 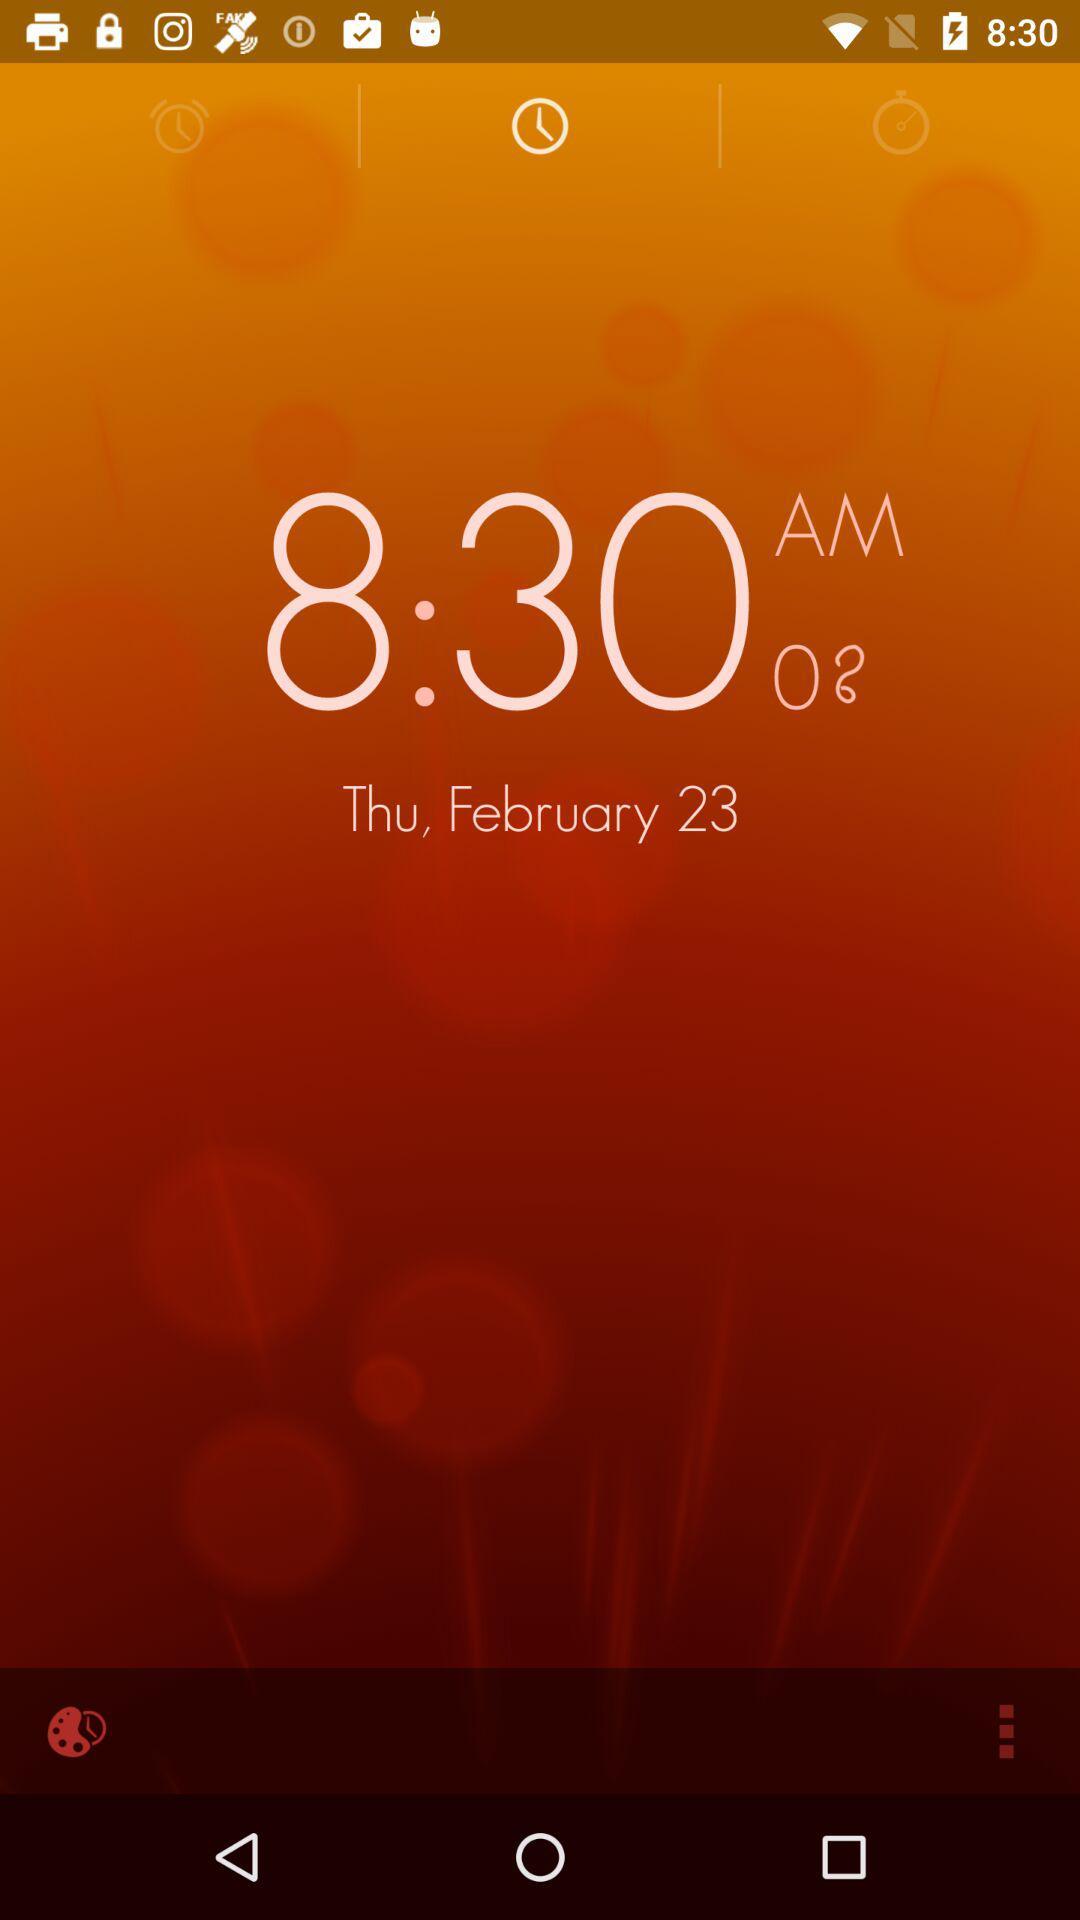 What do you see at coordinates (72, 1730) in the screenshot?
I see `paint` at bounding box center [72, 1730].